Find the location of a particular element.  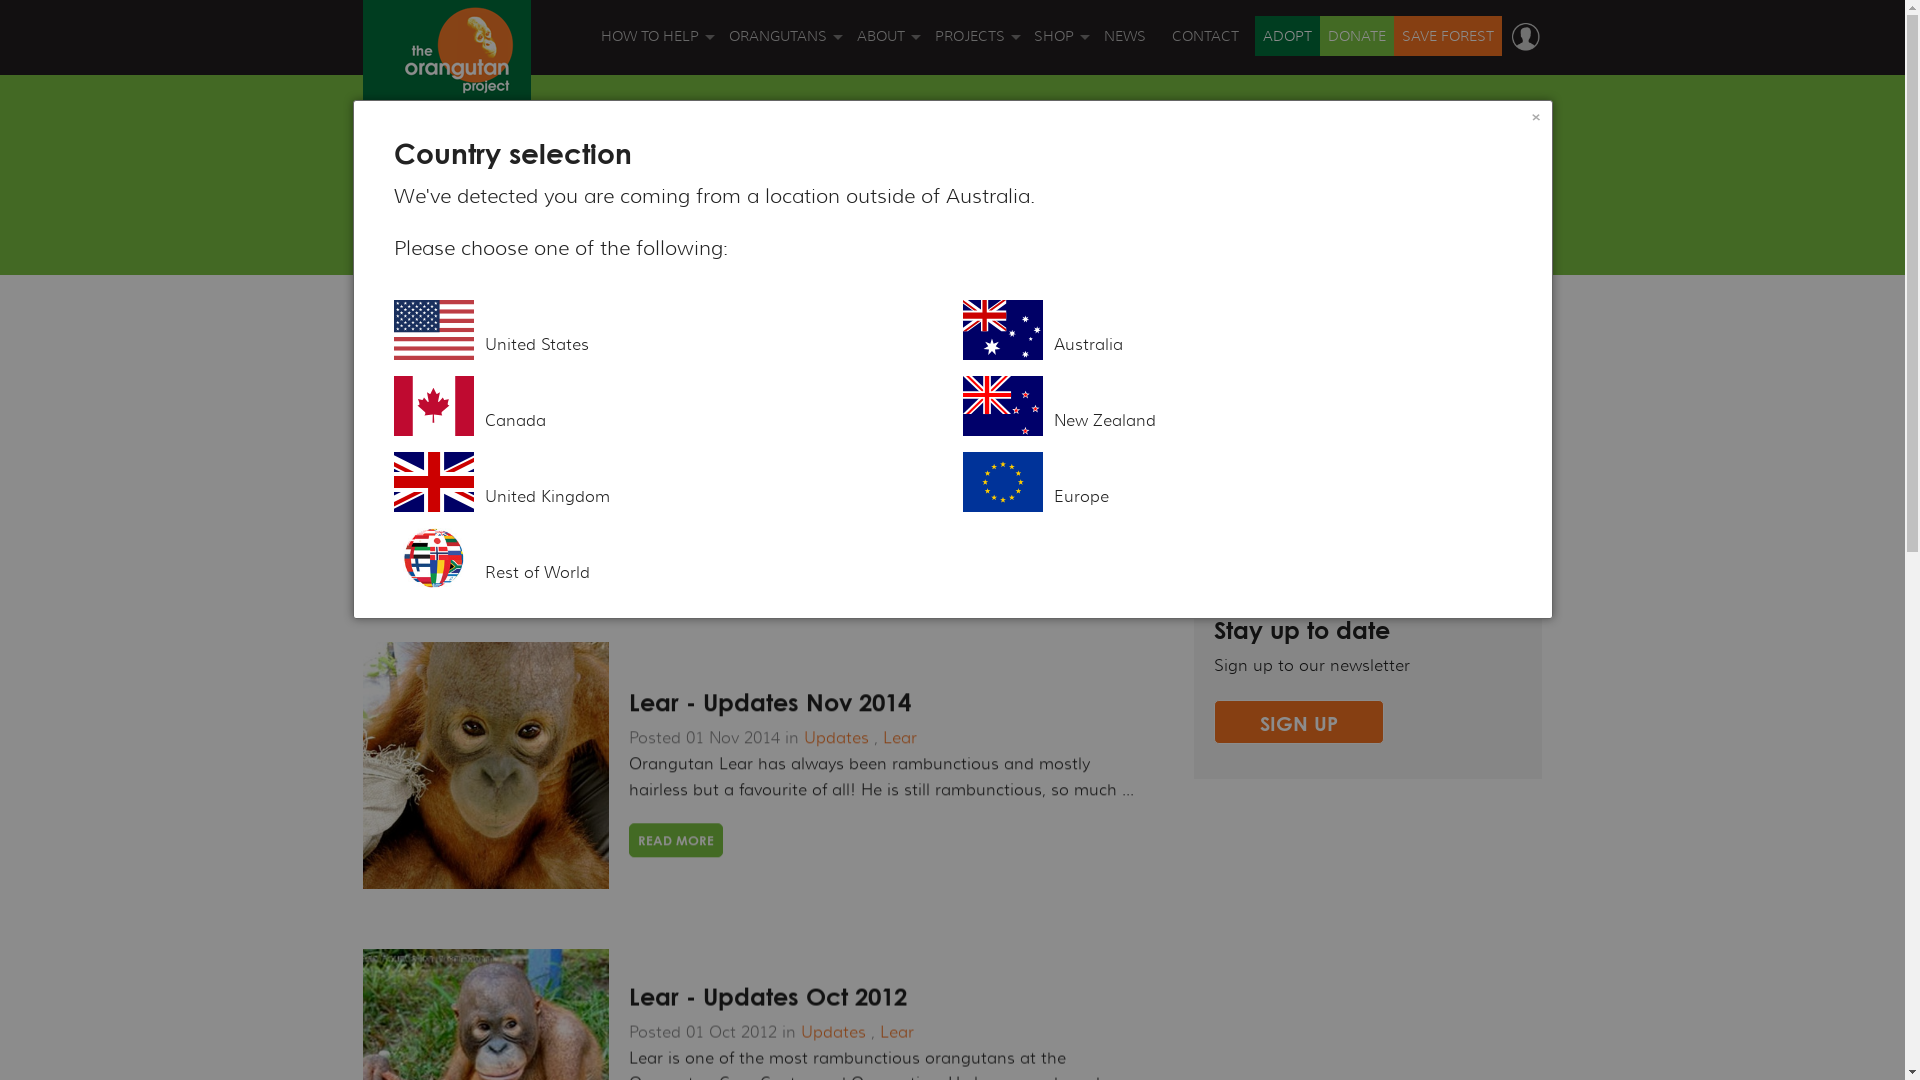

'ADOPT' is located at coordinates (1287, 35).